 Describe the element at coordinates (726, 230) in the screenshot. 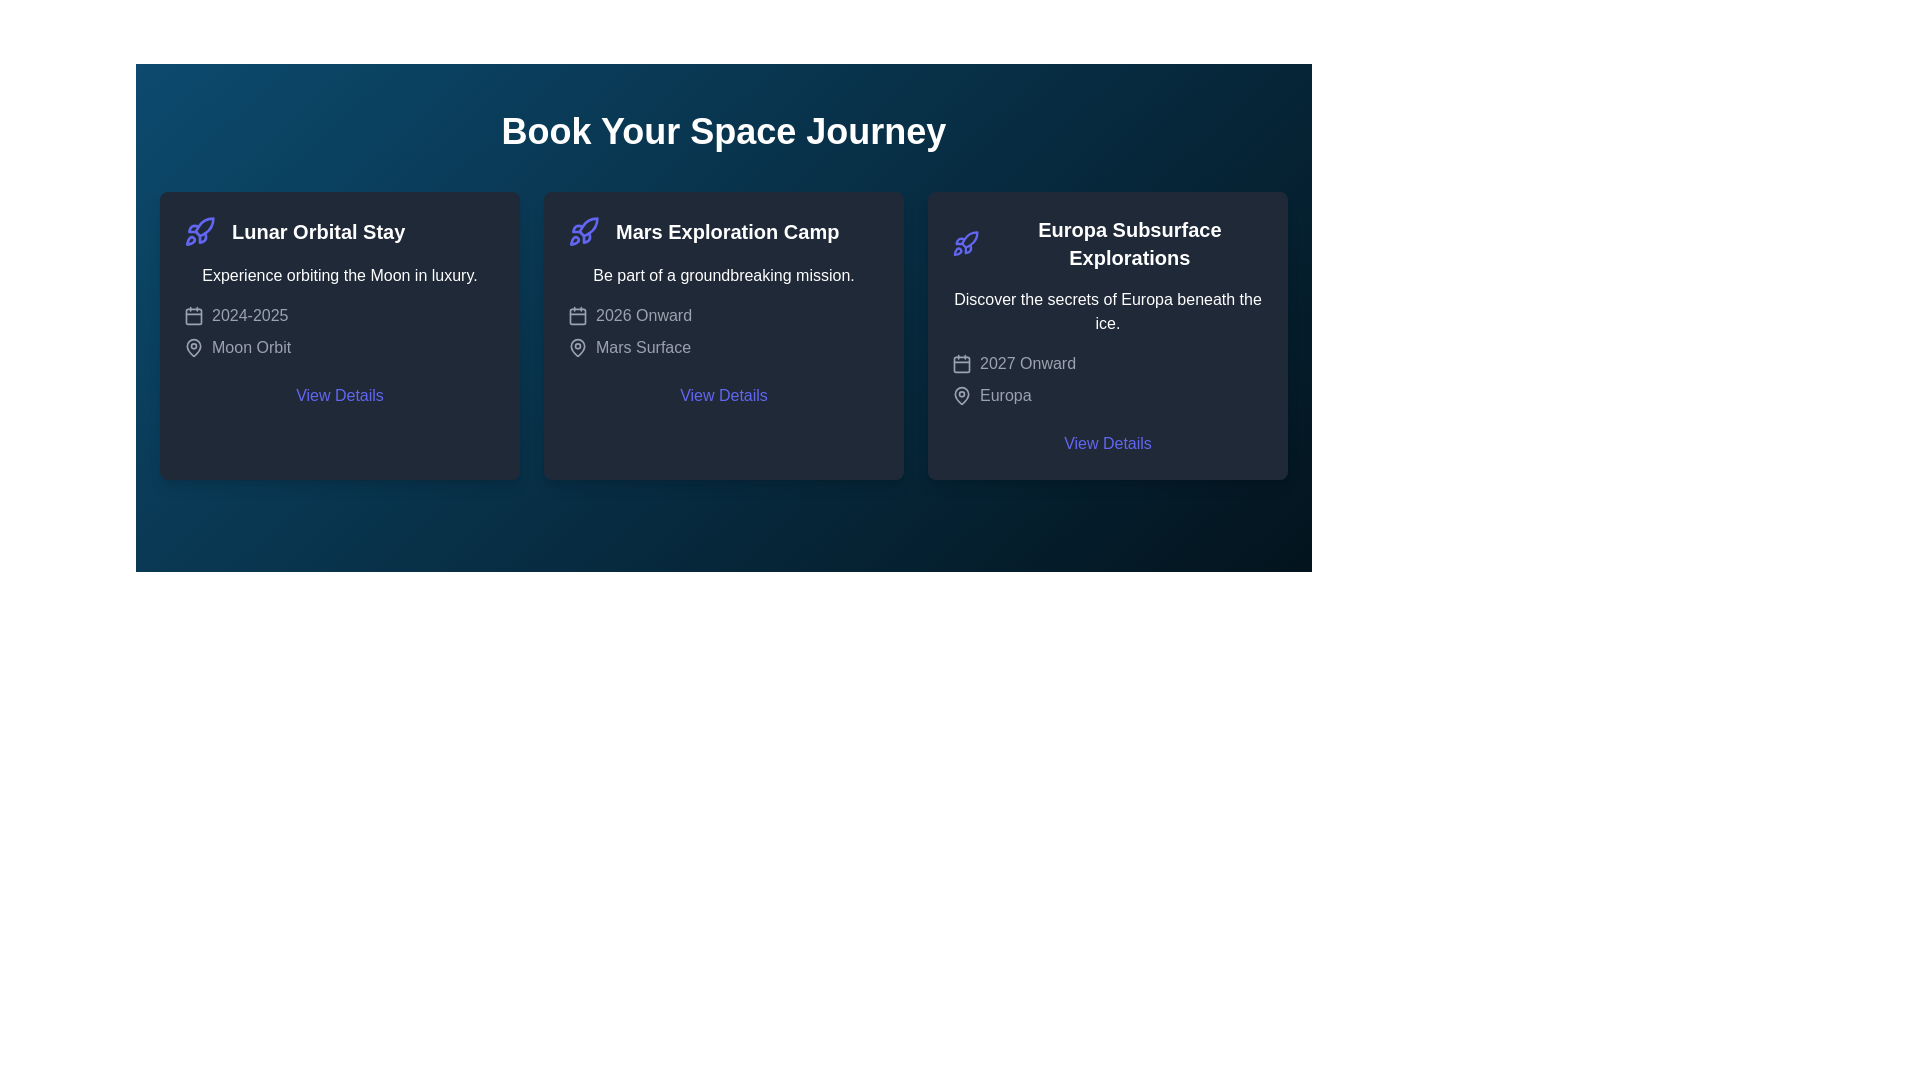

I see `bold title text 'Mars Exploration Camp' located in the middle card of three horizontally arranged cards` at that location.